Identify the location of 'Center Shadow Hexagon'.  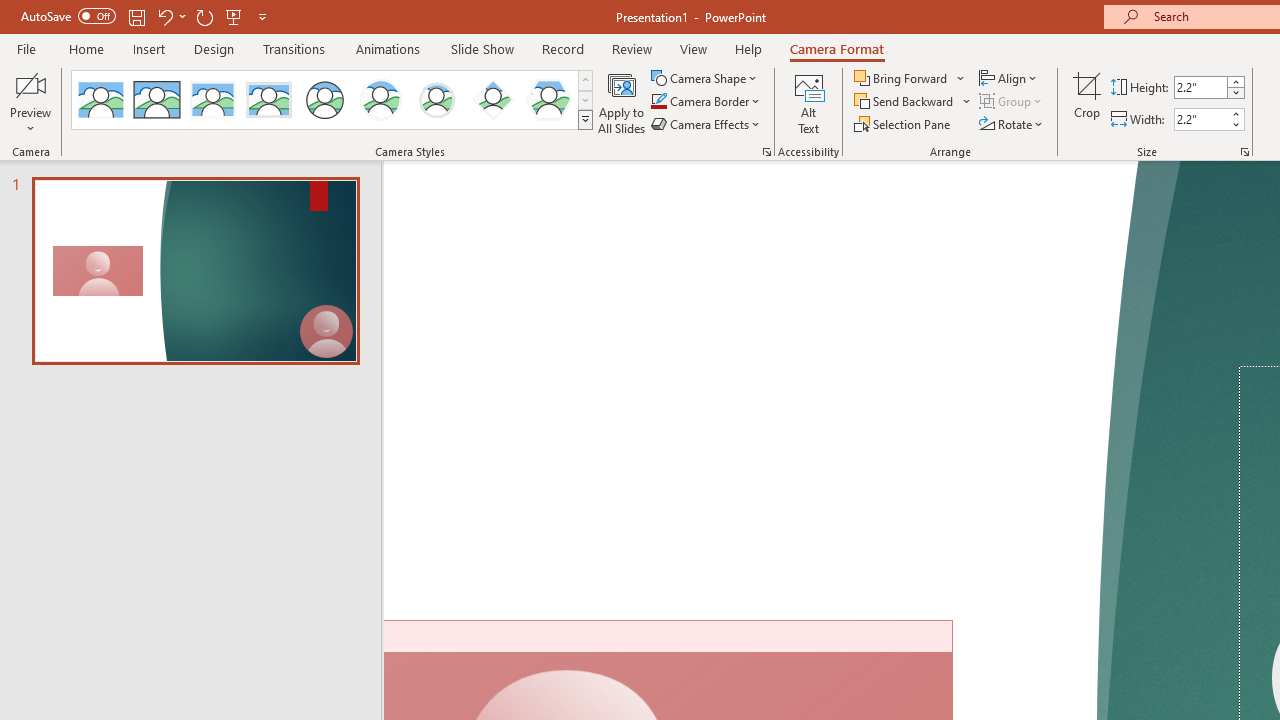
(549, 100).